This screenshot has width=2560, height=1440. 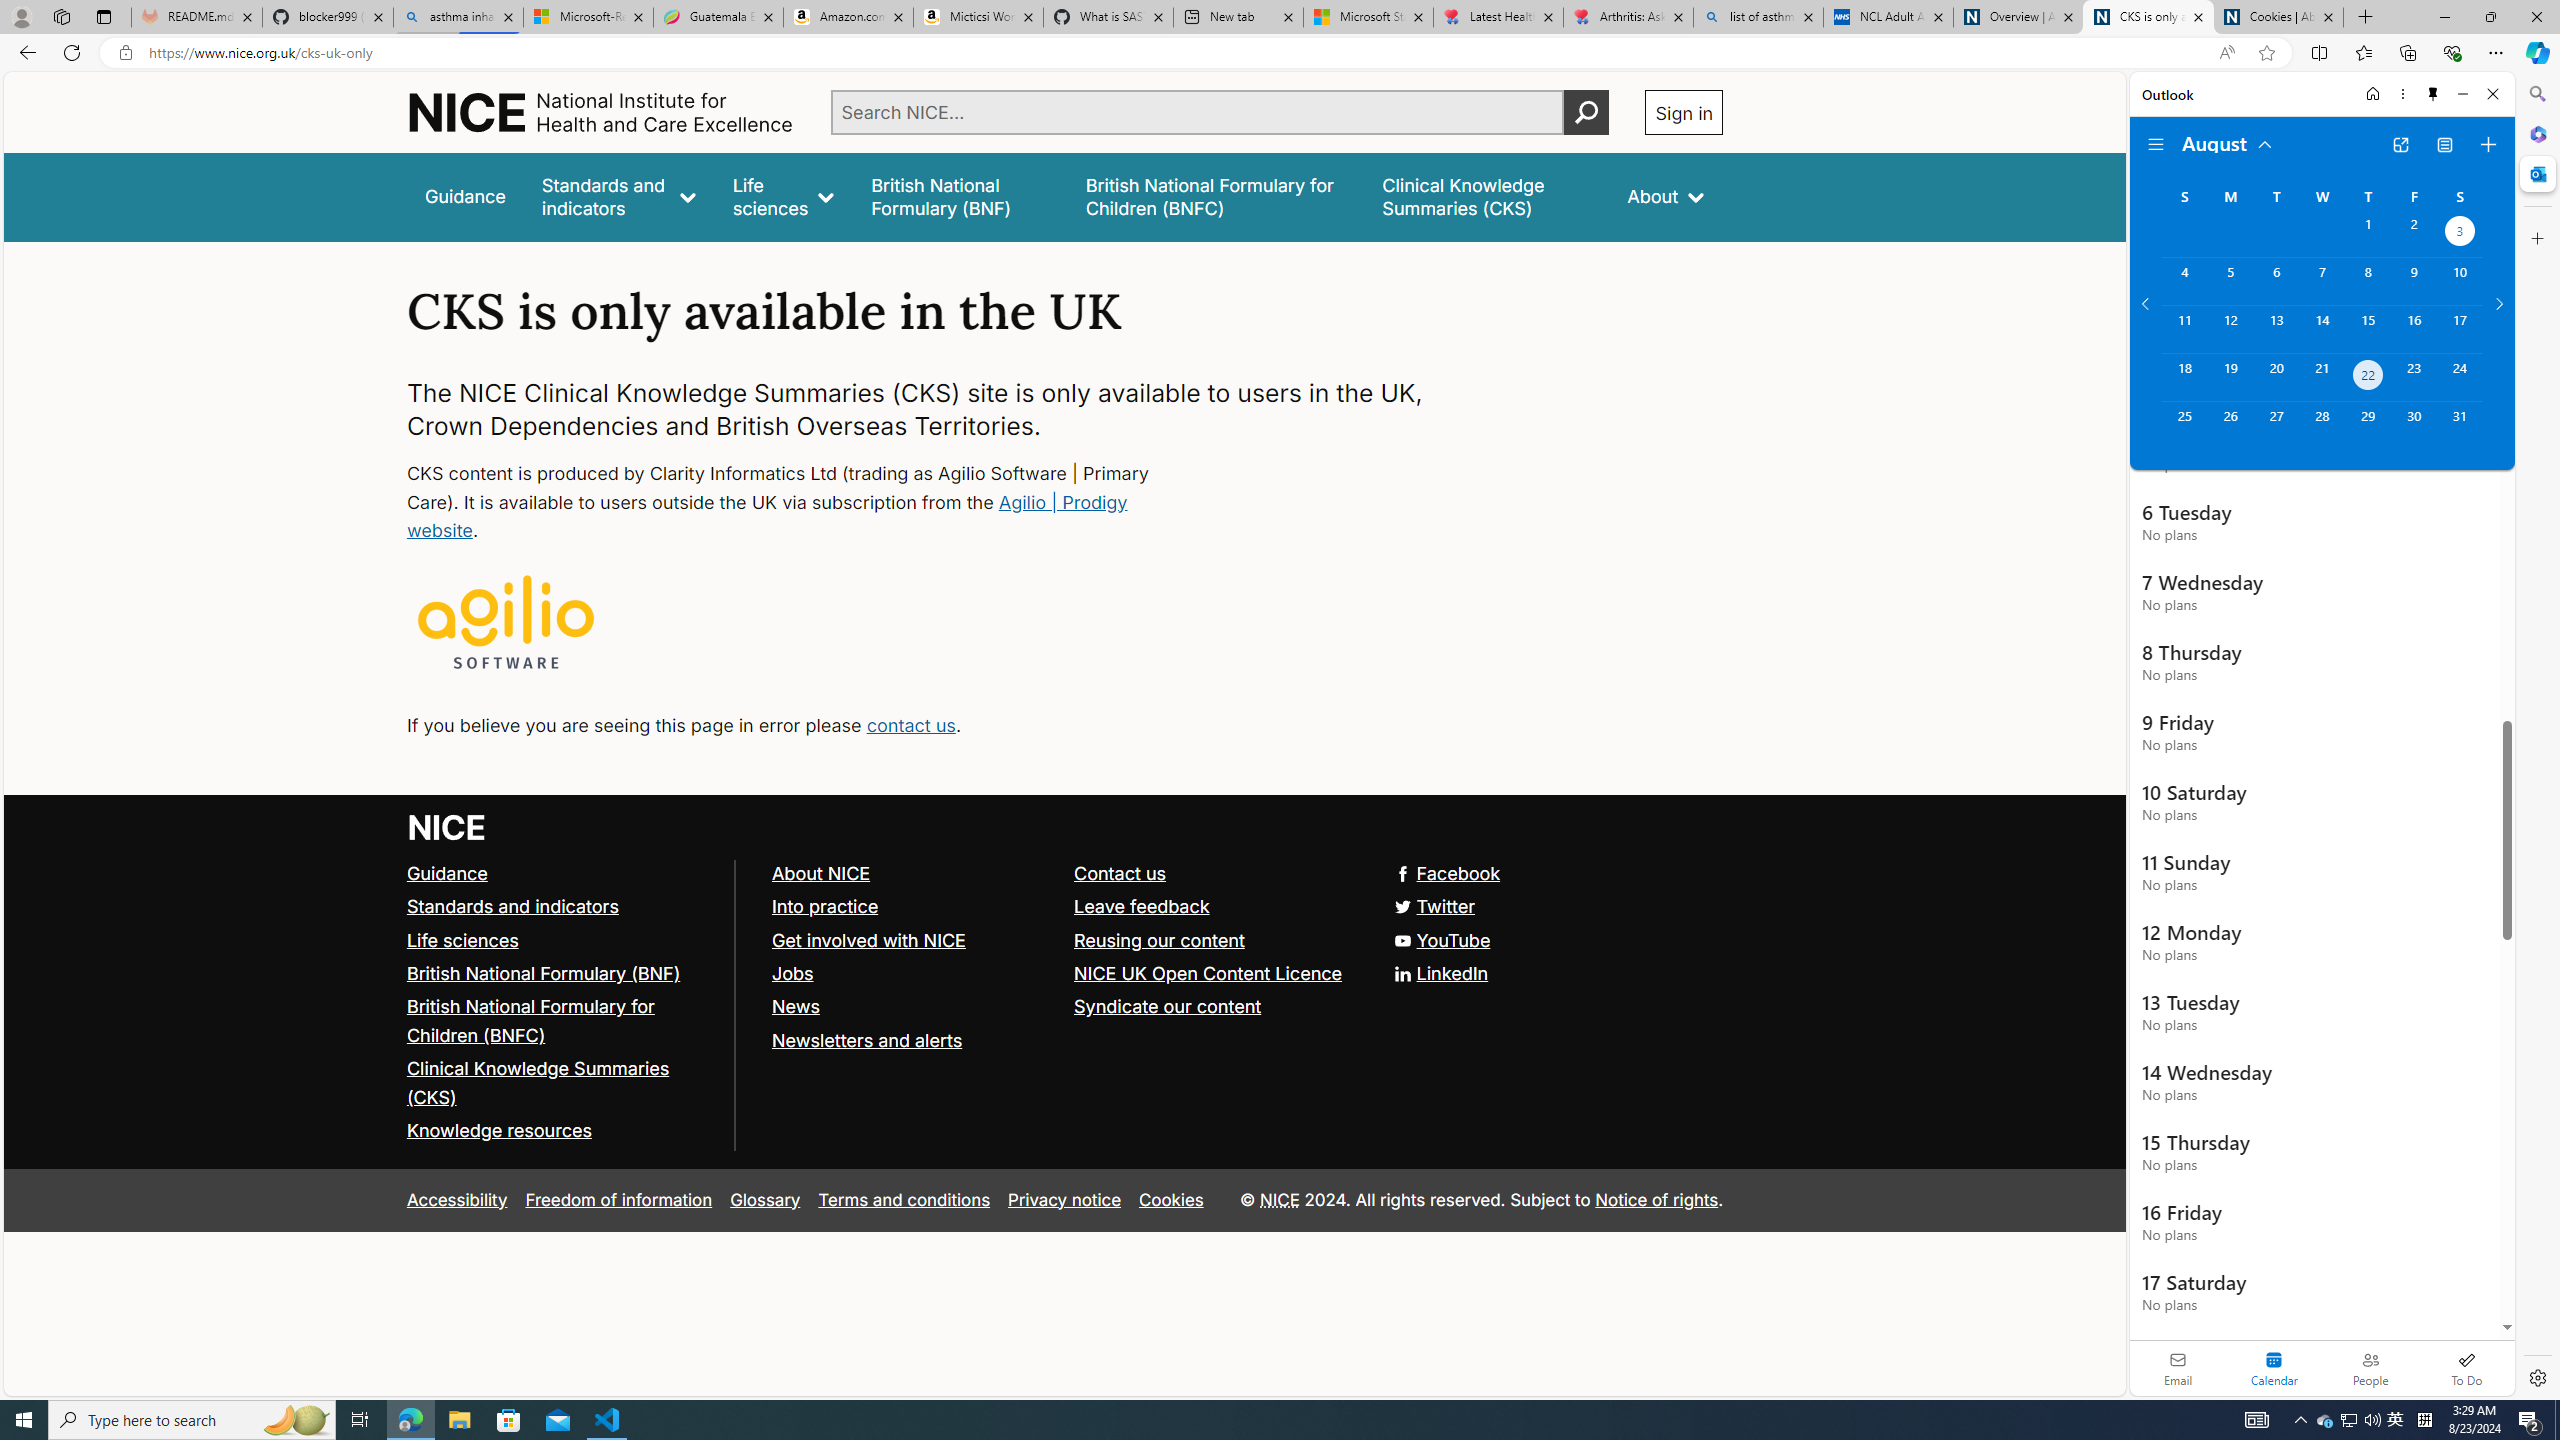 What do you see at coordinates (1170, 1199) in the screenshot?
I see `'Cookies'` at bounding box center [1170, 1199].